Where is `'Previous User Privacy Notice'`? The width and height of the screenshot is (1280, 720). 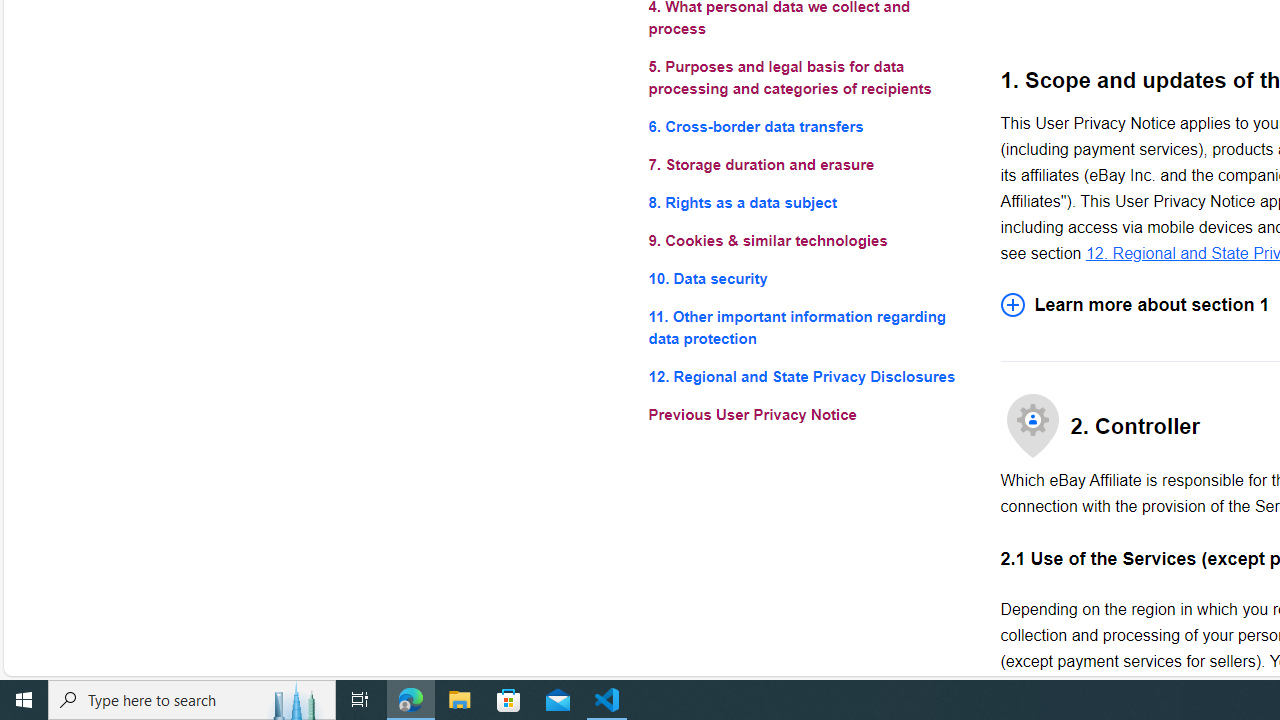 'Previous User Privacy Notice' is located at coordinates (808, 414).